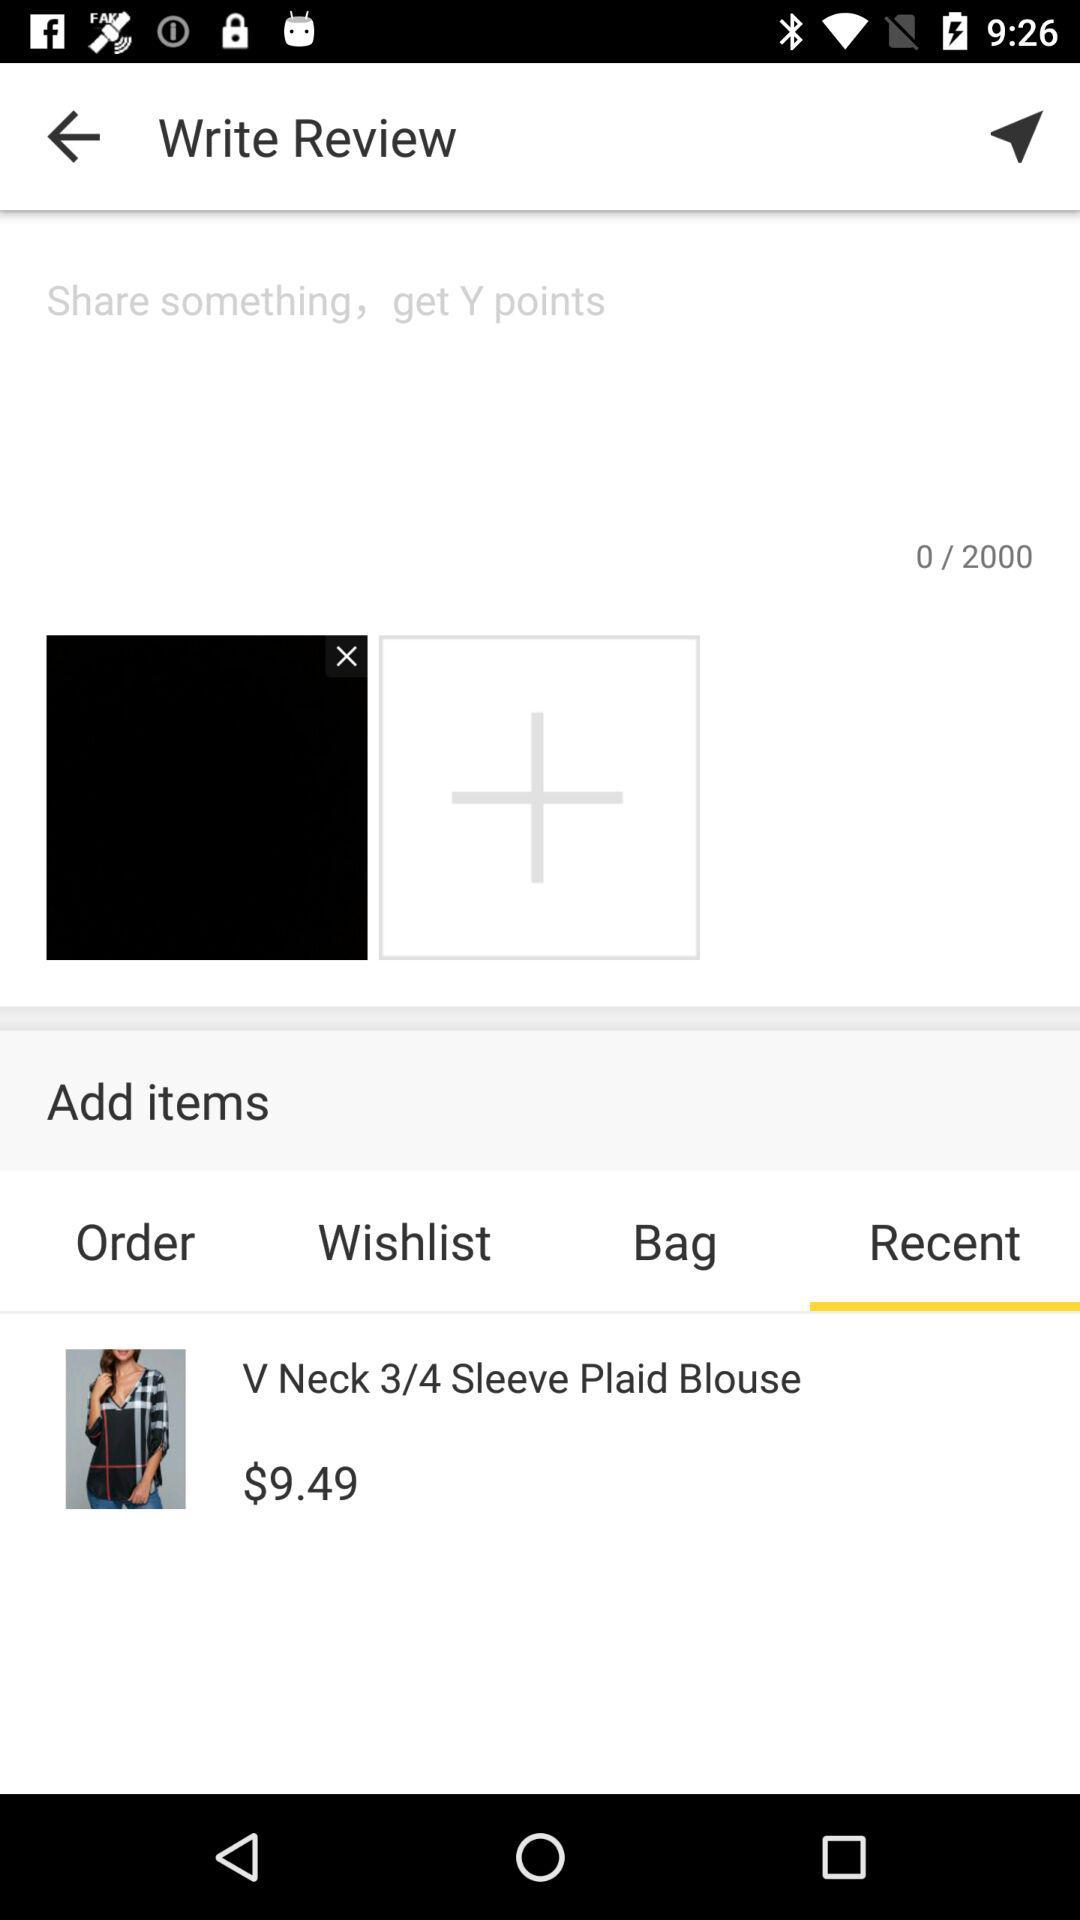 The width and height of the screenshot is (1080, 1920). I want to click on cursor in box, so click(540, 401).